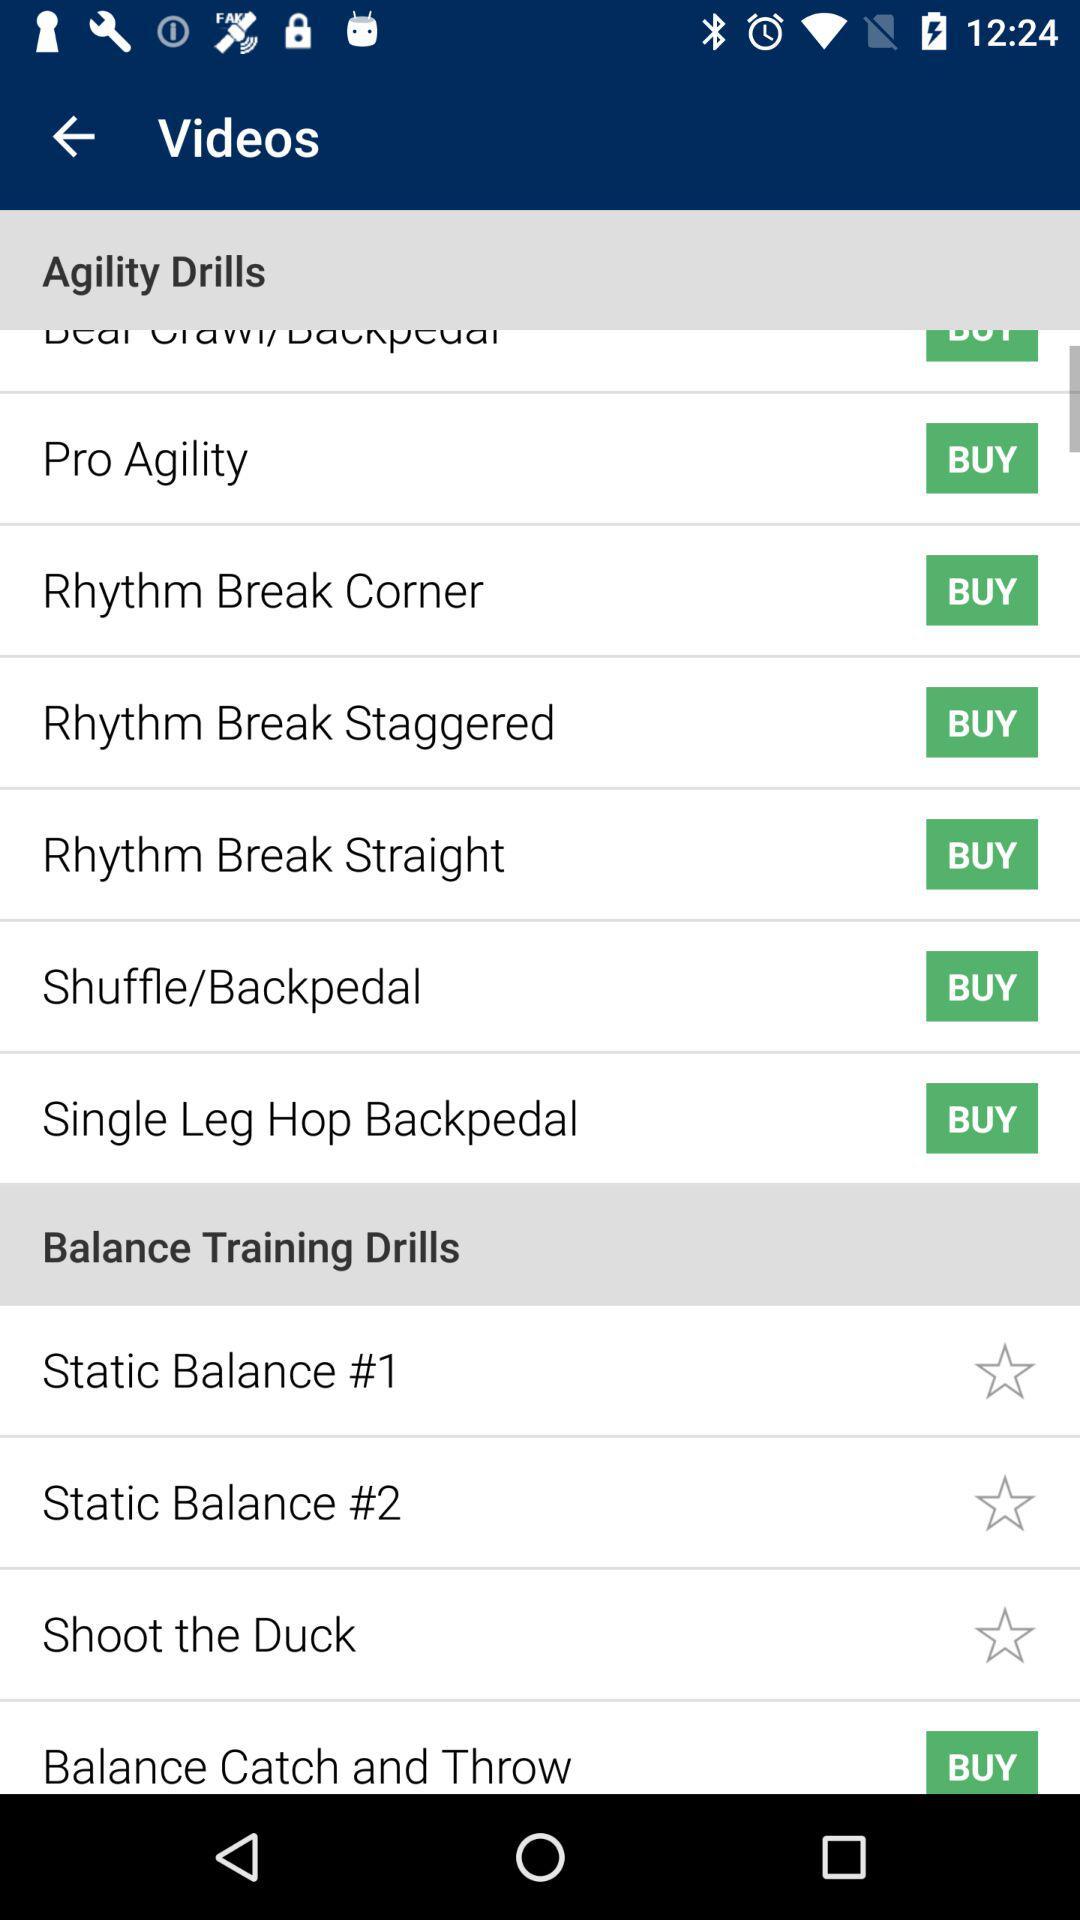 The image size is (1080, 1920). What do you see at coordinates (1026, 1488) in the screenshot?
I see `static balance 2` at bounding box center [1026, 1488].